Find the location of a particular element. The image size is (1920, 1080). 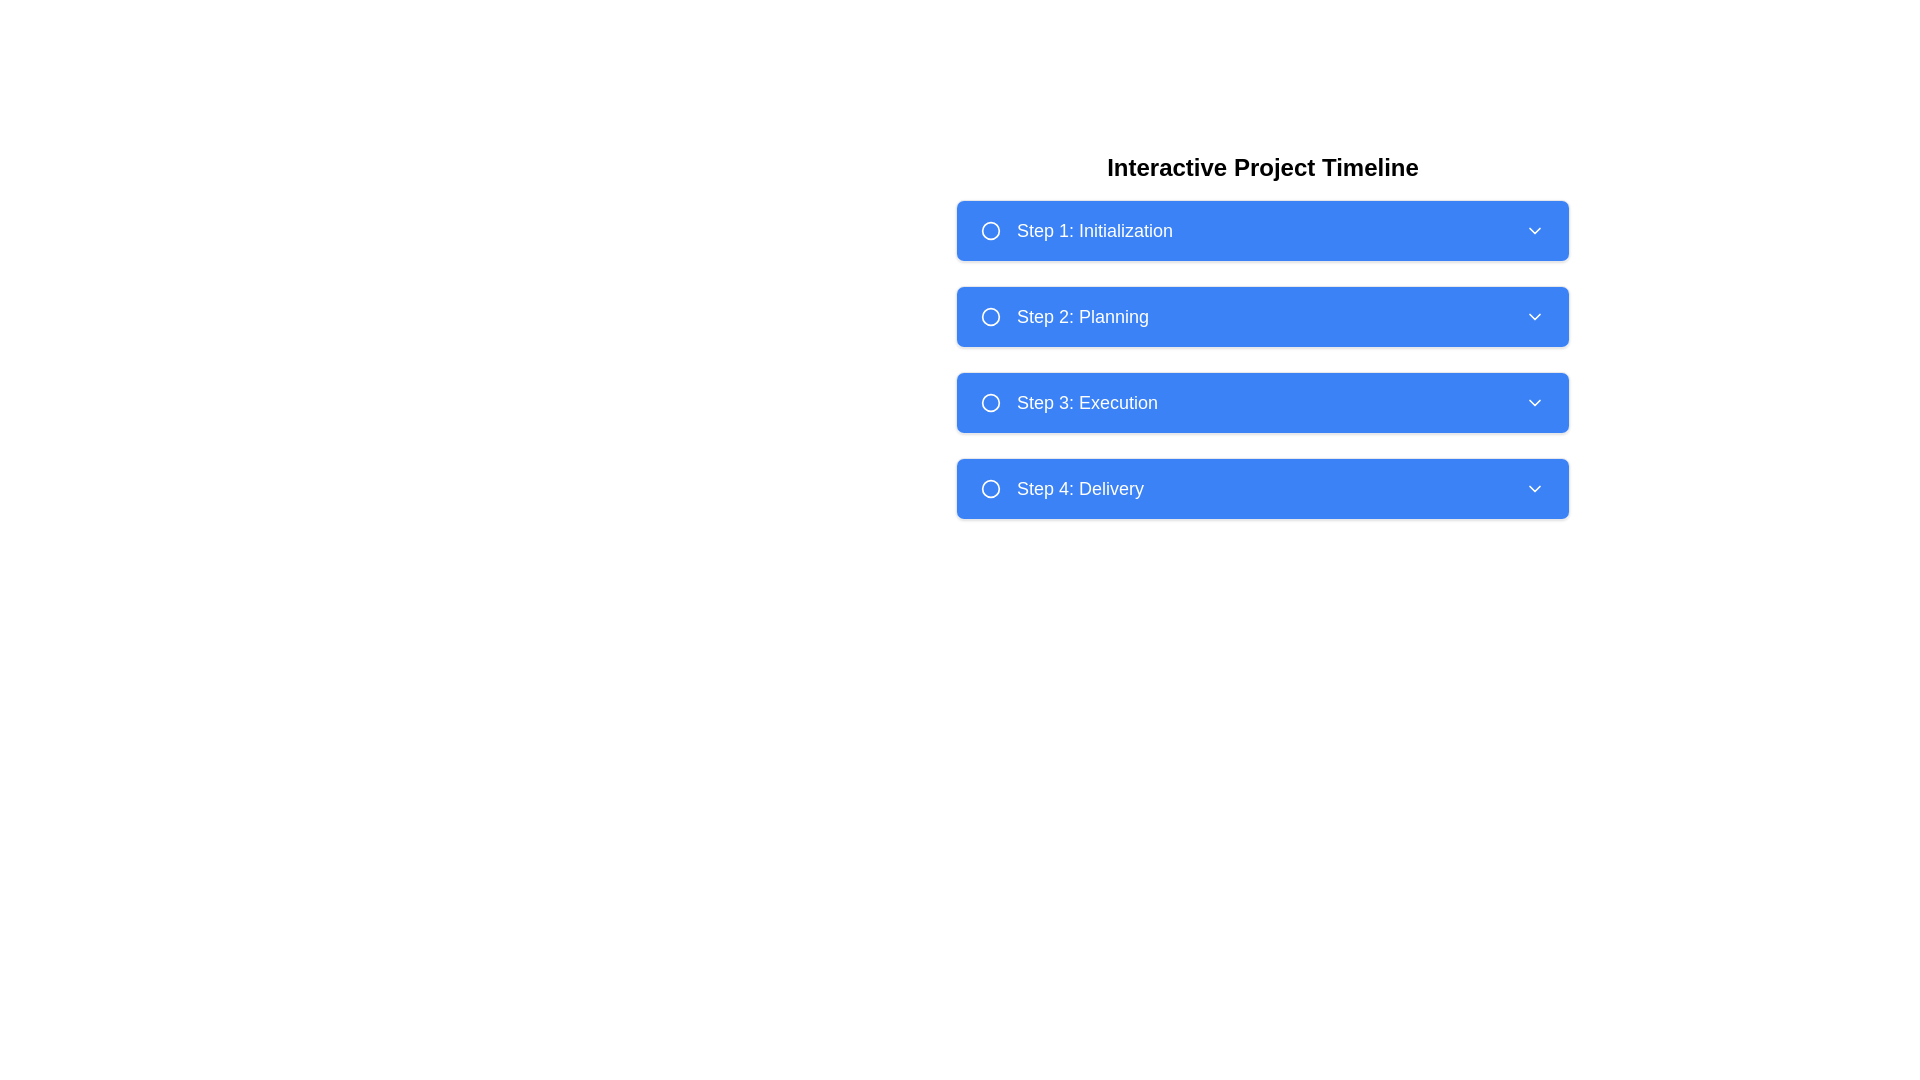

text label indicating the fourth step in the sequence titled 'Delivery', positioned in the blue rectangular box as the last item in the sequence is located at coordinates (1079, 489).